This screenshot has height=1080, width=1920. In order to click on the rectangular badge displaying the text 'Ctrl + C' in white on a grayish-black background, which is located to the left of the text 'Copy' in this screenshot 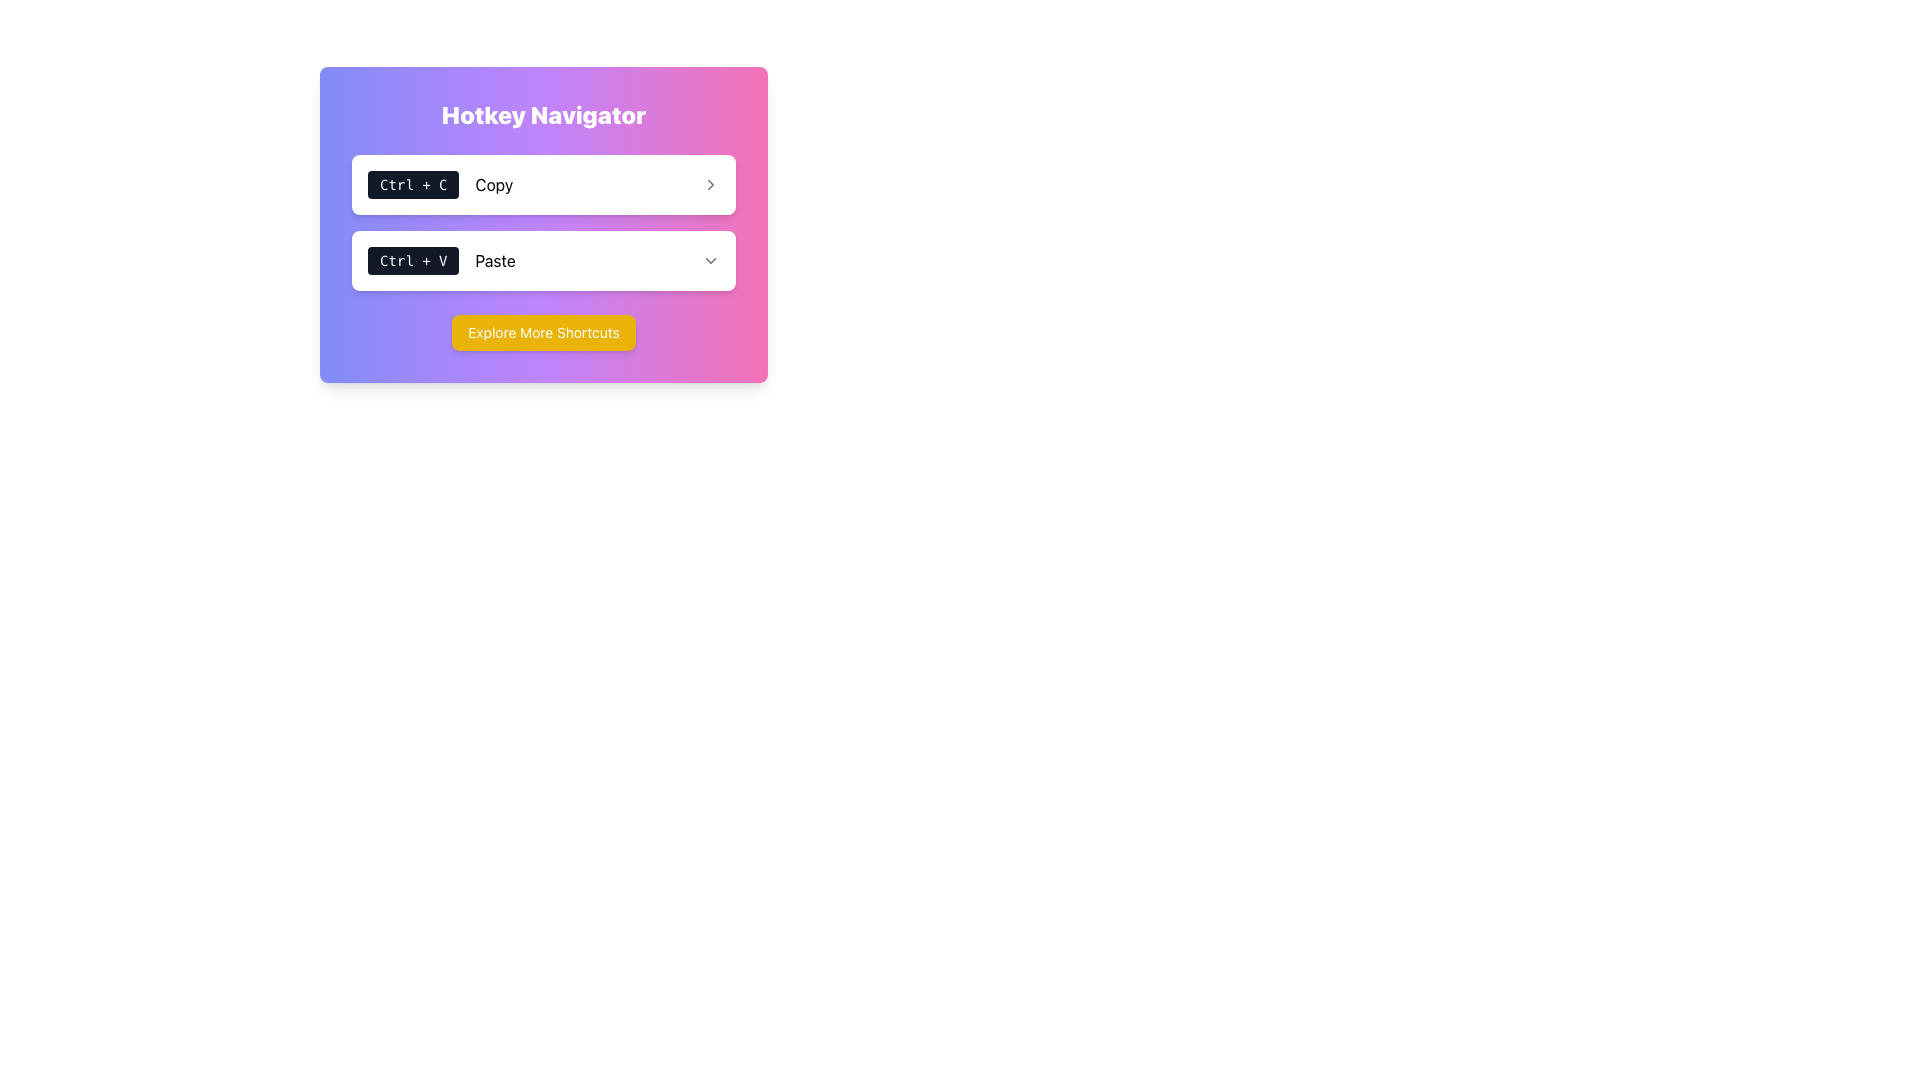, I will do `click(412, 185)`.